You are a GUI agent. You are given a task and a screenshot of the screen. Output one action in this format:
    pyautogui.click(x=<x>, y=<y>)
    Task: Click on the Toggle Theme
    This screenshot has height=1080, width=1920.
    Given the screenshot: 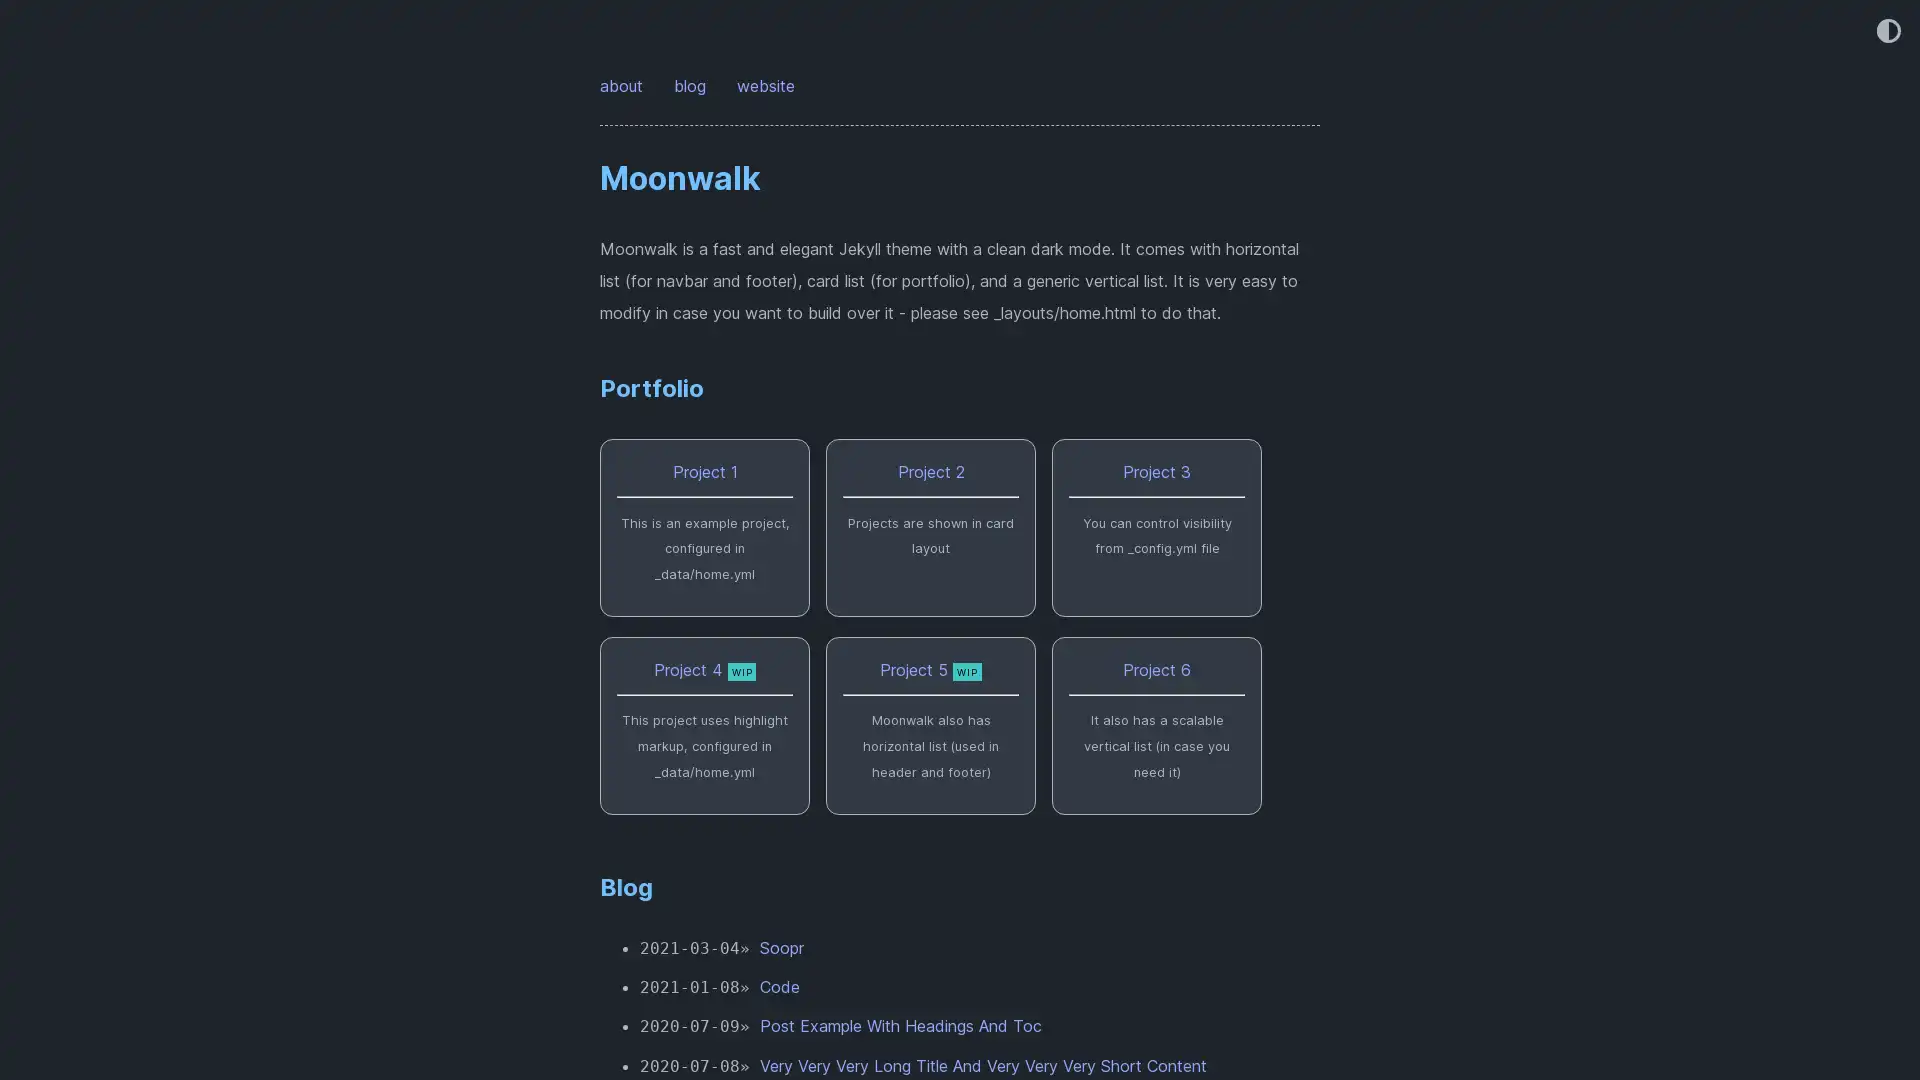 What is the action you would take?
    pyautogui.click(x=1886, y=32)
    